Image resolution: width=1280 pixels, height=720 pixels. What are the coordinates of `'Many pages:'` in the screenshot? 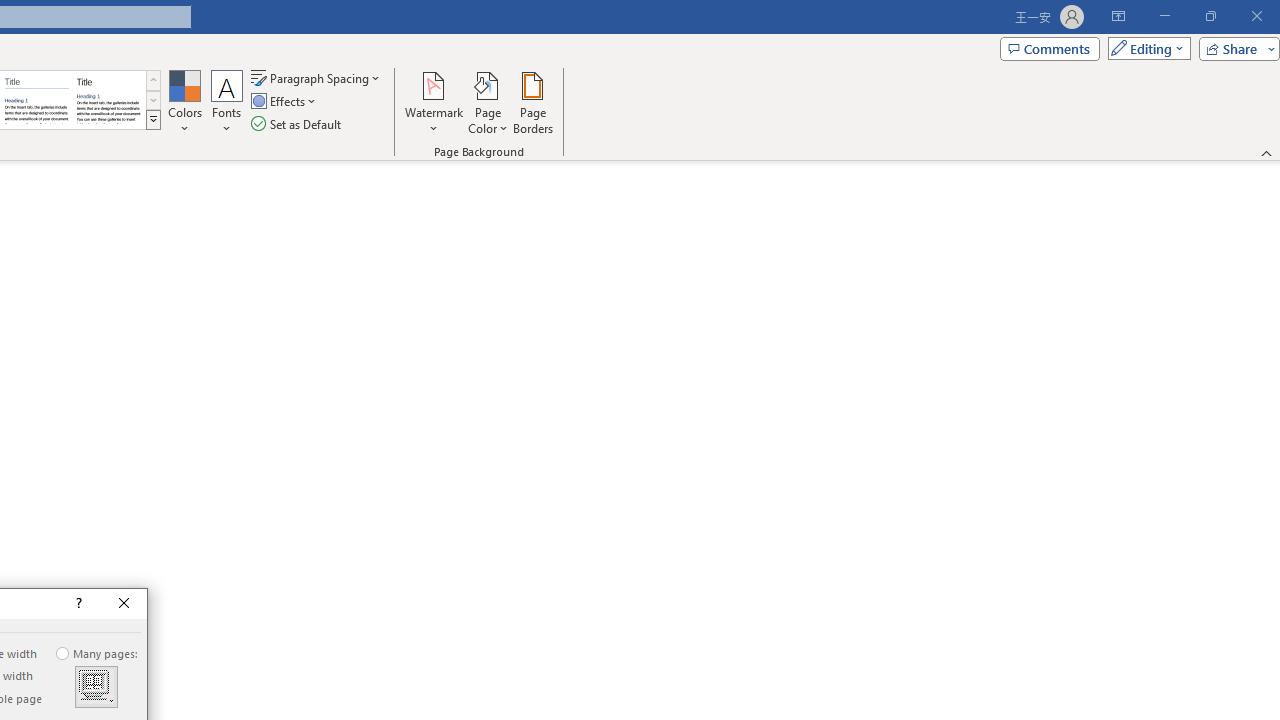 It's located at (97, 653).